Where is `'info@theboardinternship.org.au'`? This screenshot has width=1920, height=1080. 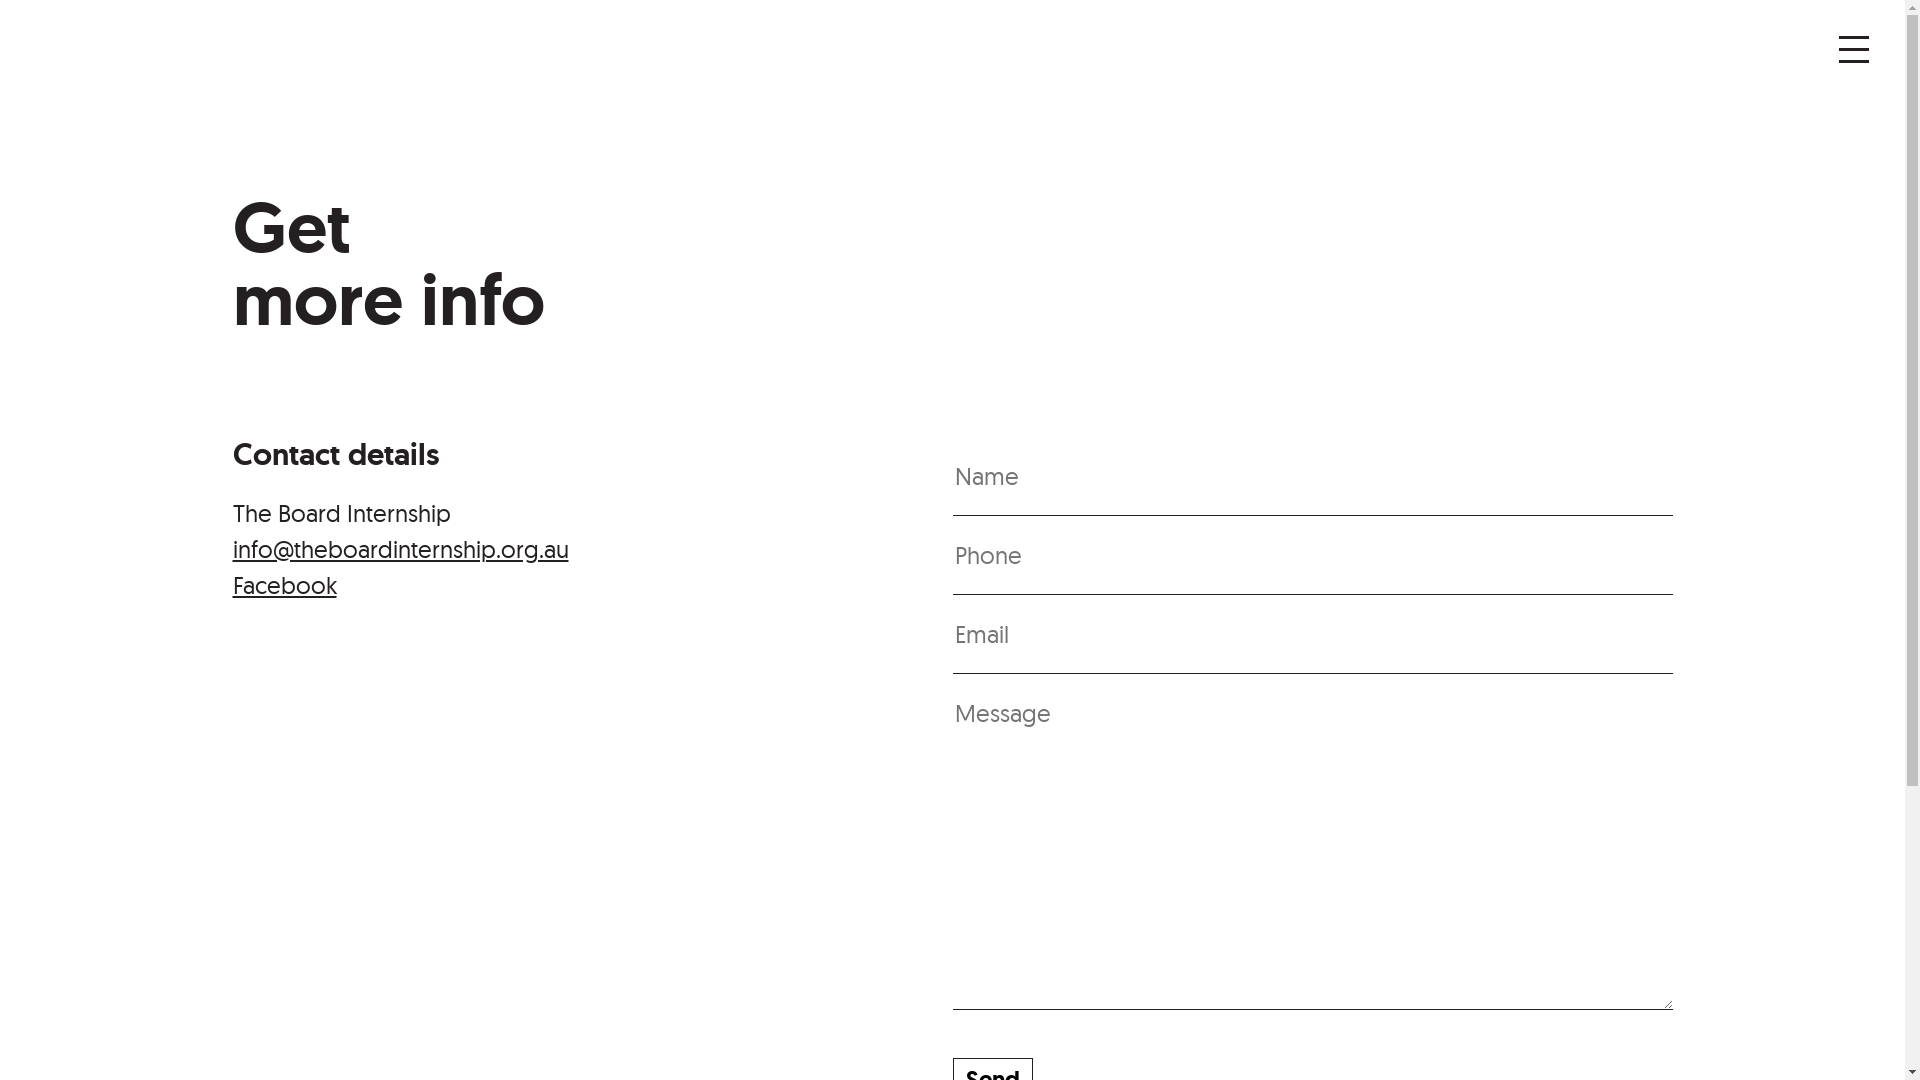
'info@theboardinternship.org.au' is located at coordinates (399, 548).